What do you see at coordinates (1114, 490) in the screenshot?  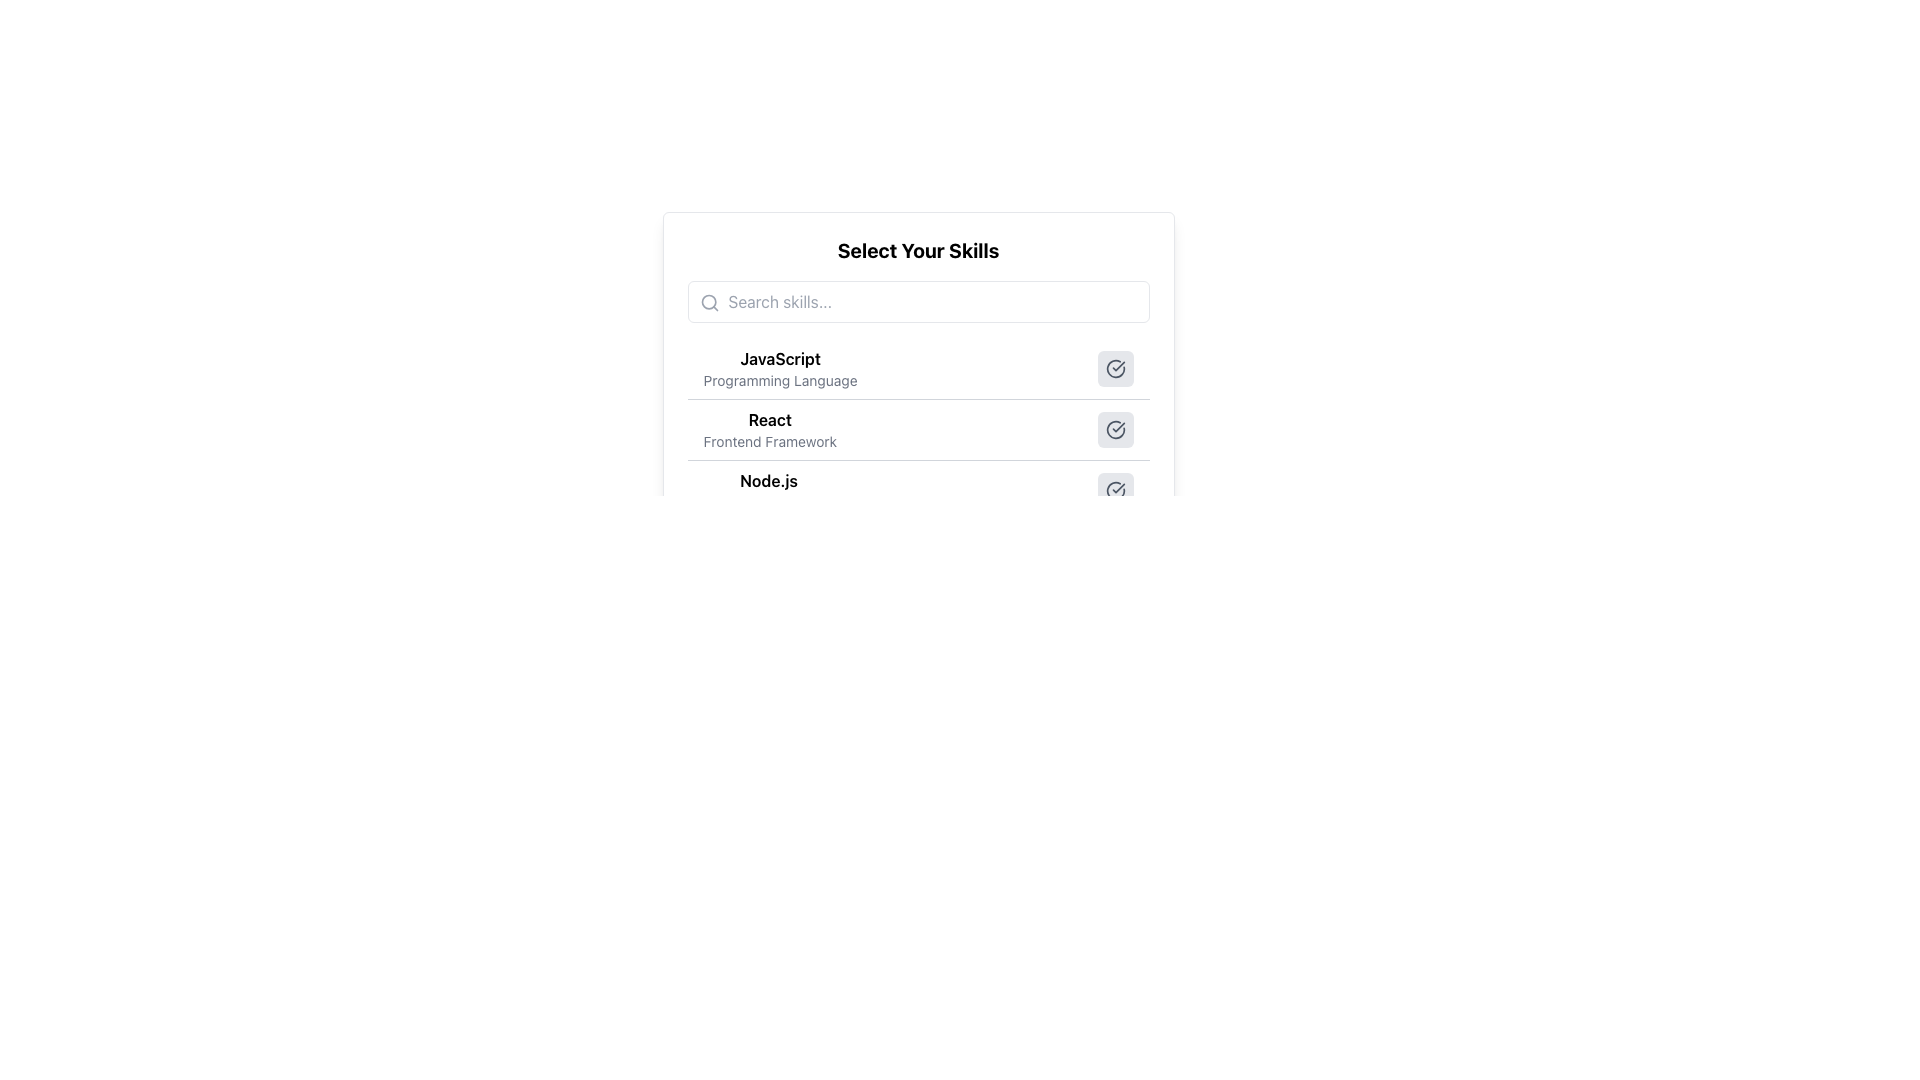 I see `the toggle button located at the far right of the 'Node.js' skill in the vertical list of skills` at bounding box center [1114, 490].